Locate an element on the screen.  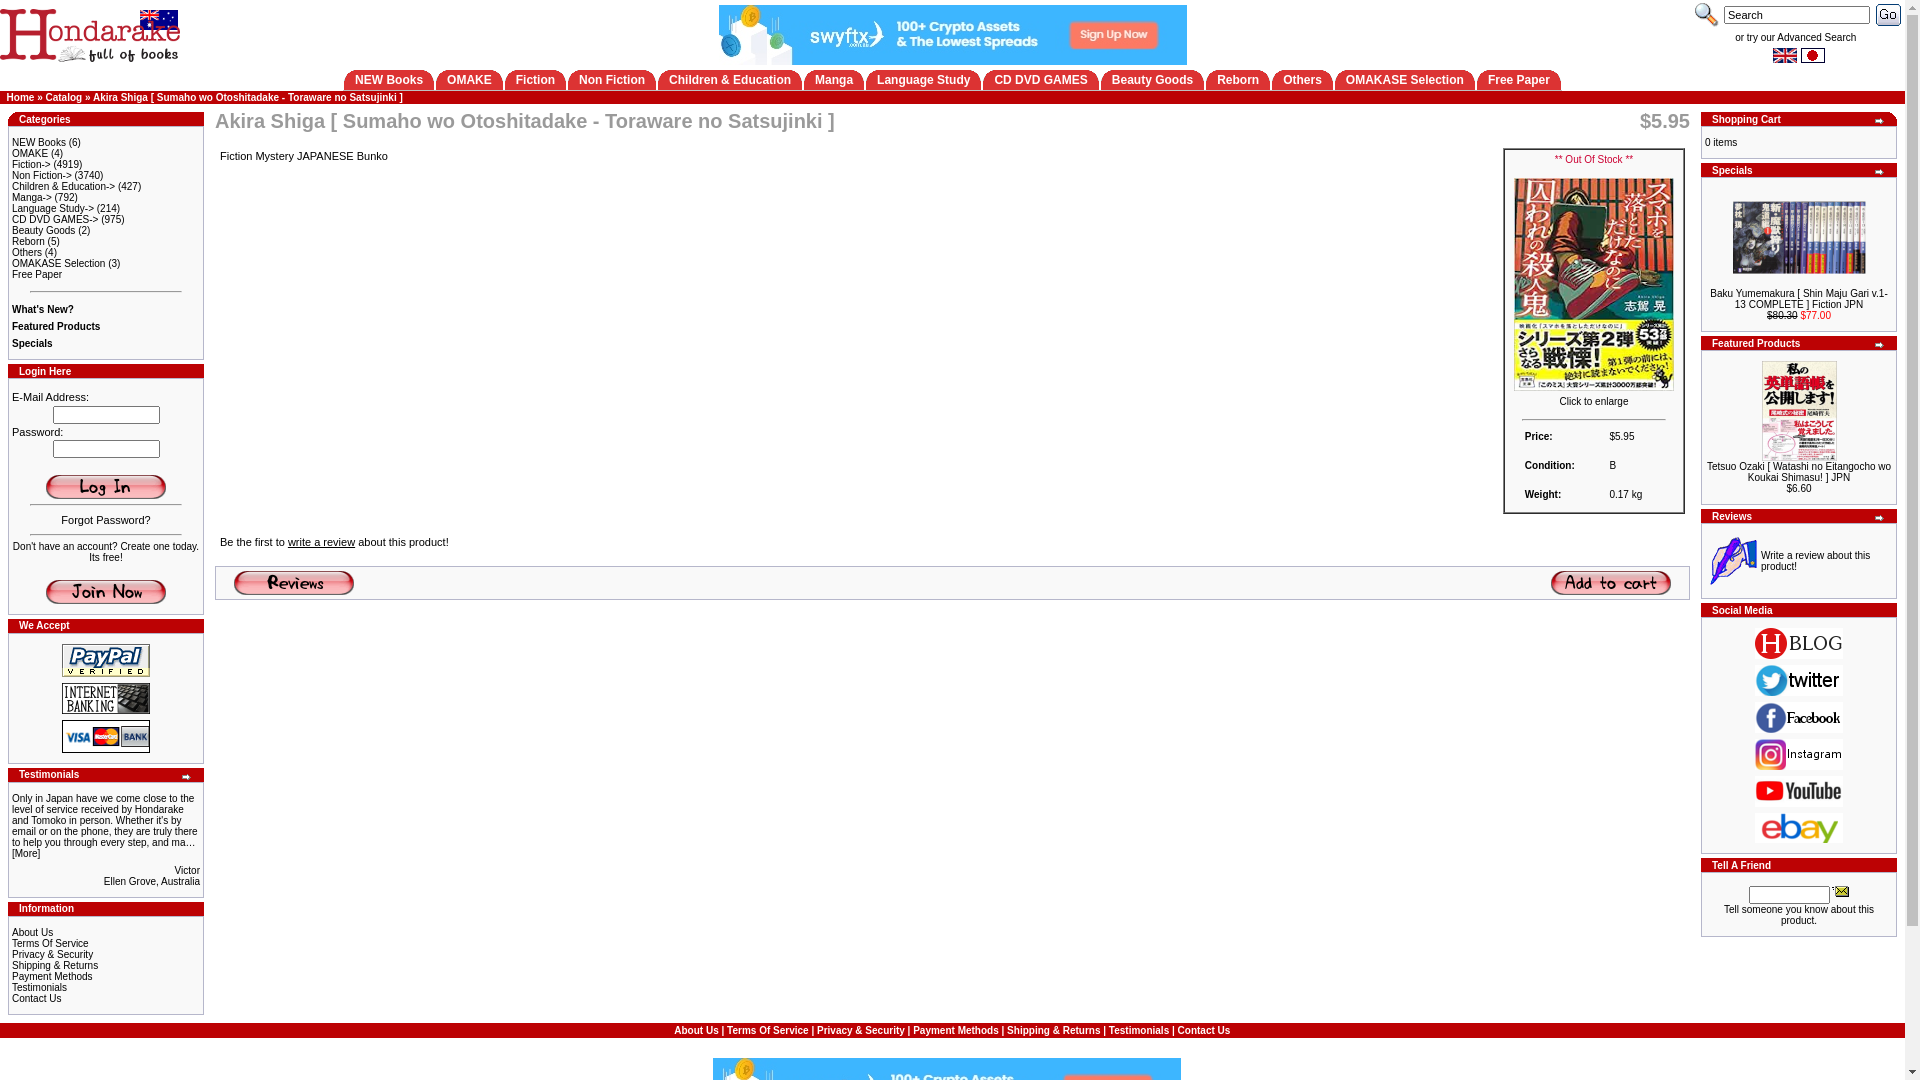
'write a review' is located at coordinates (321, 542).